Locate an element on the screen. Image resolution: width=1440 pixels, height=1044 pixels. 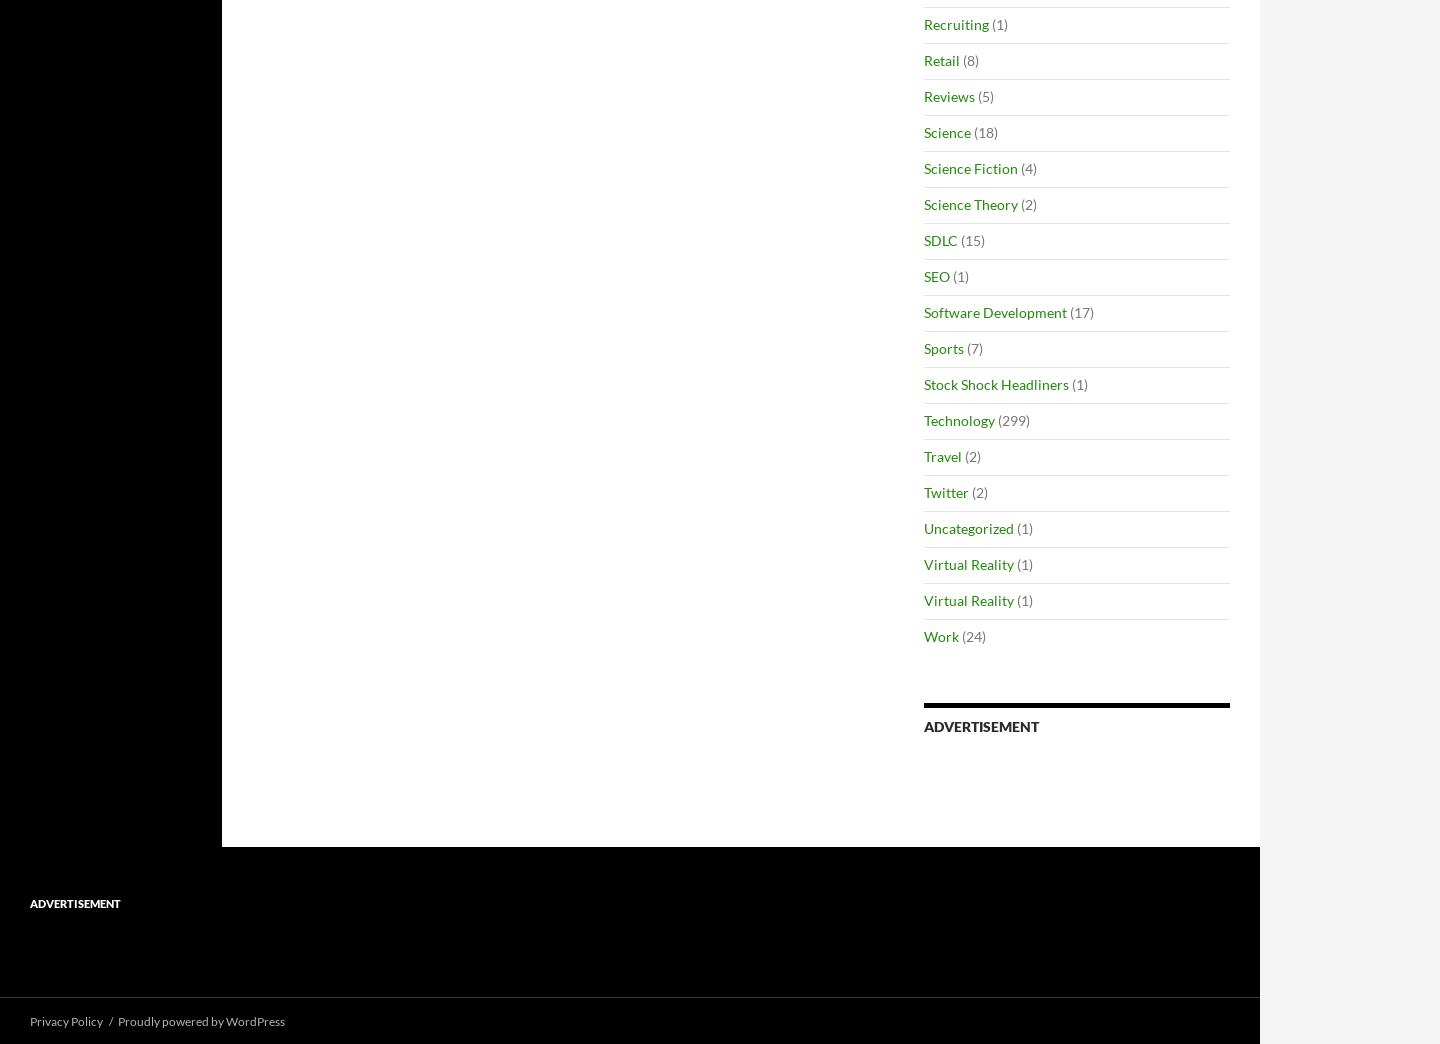
'Science Theory' is located at coordinates (924, 204).